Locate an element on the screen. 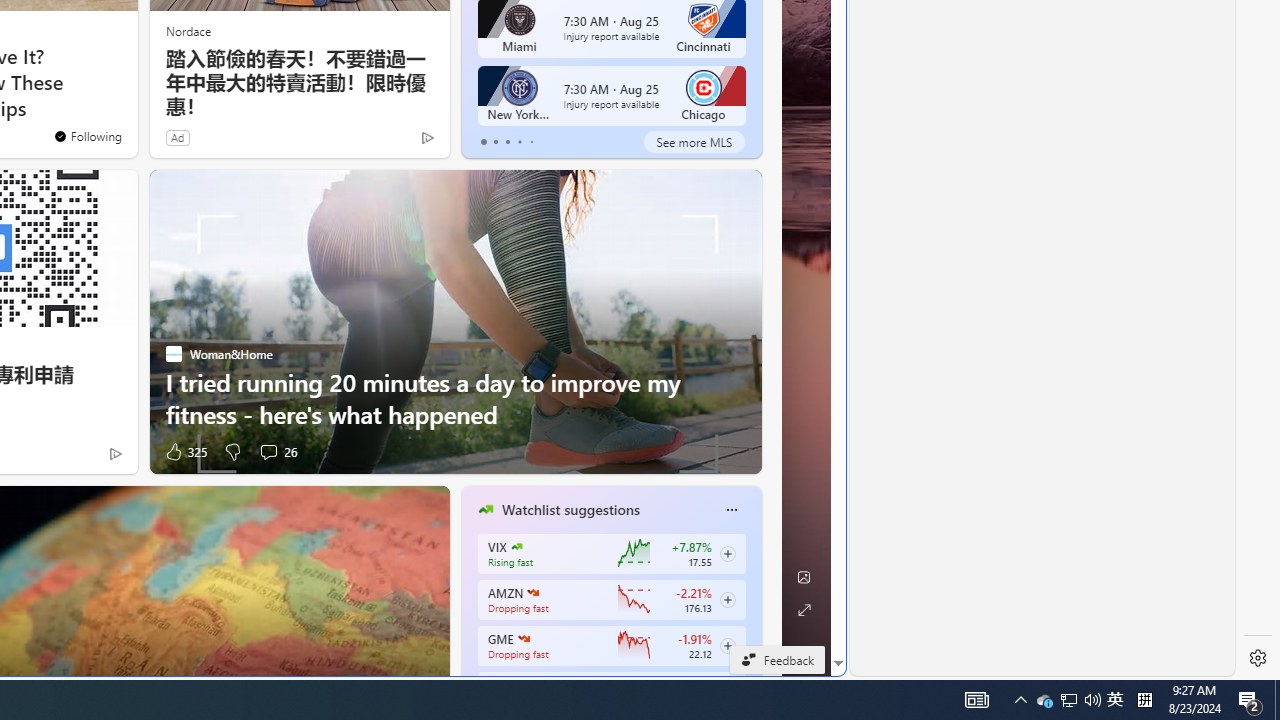 This screenshot has height=720, width=1280. 'tab-4' is located at coordinates (531, 141).